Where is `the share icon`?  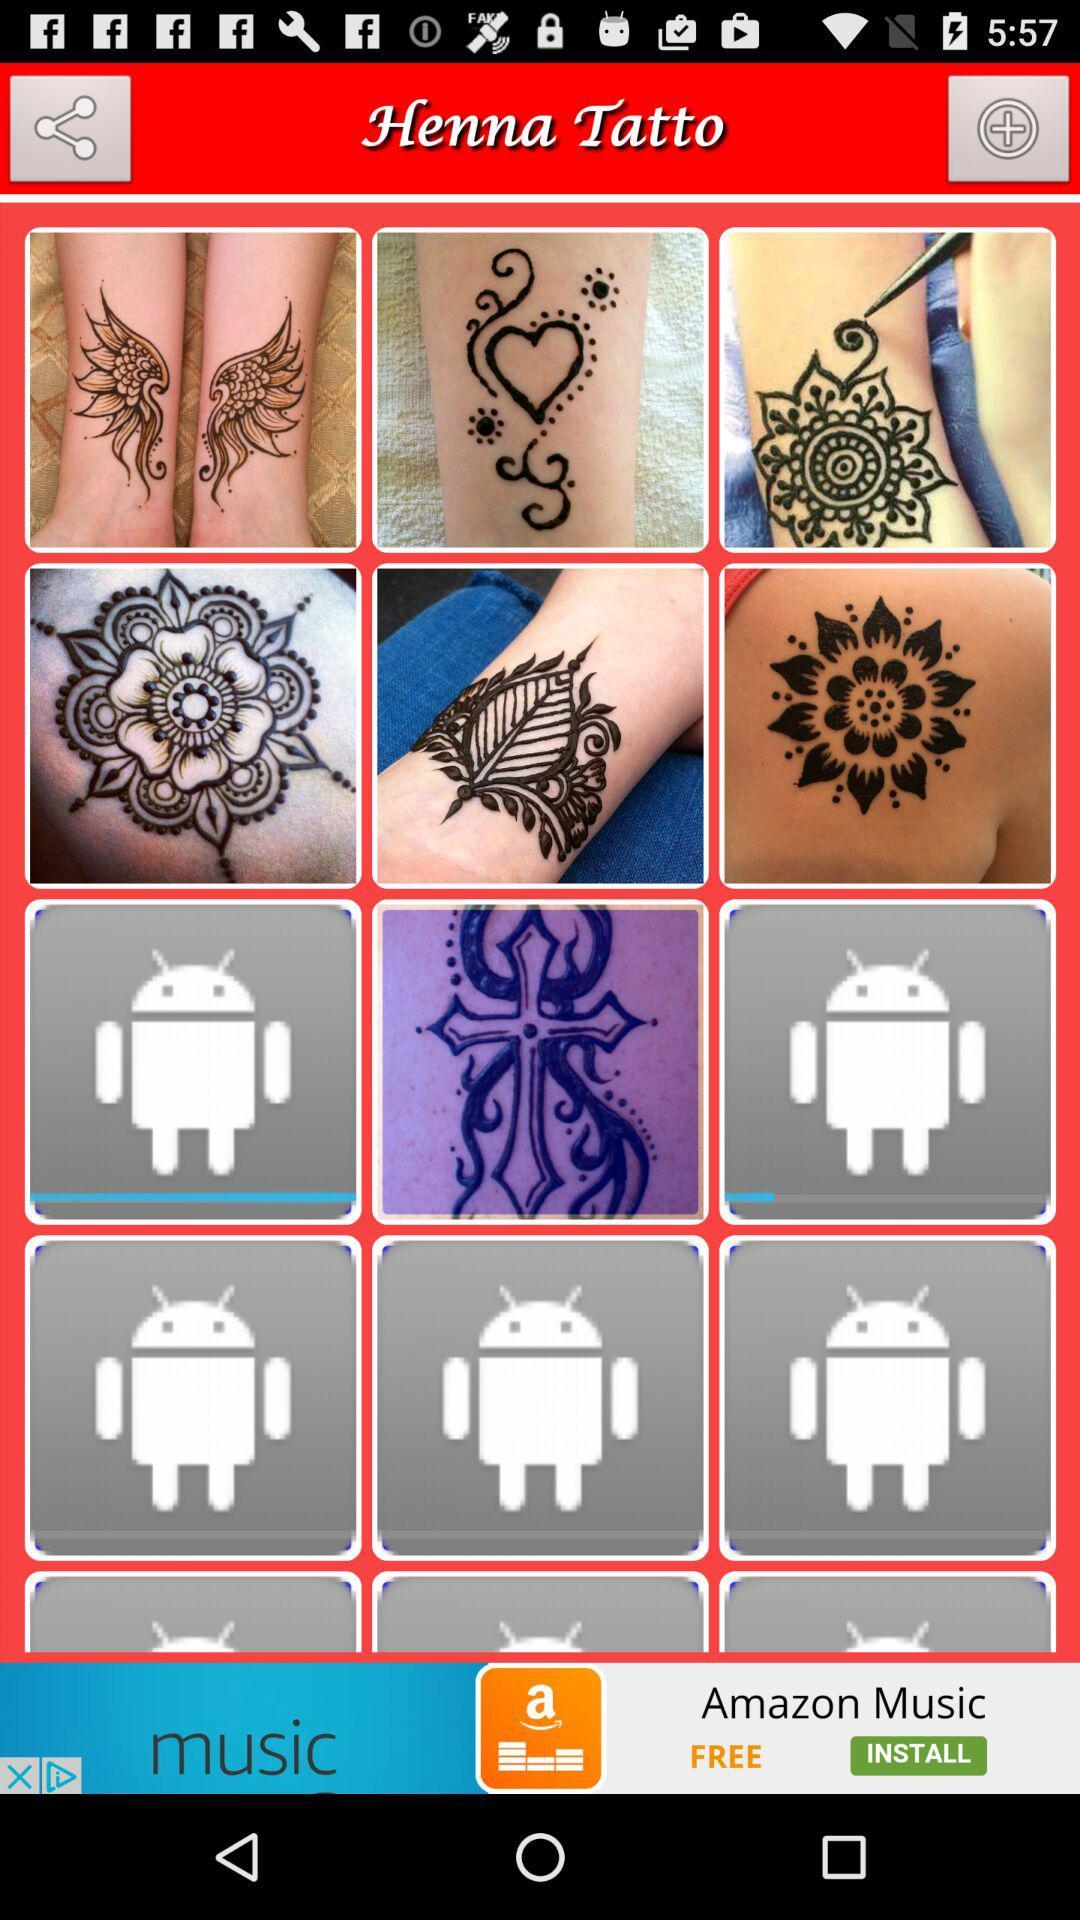 the share icon is located at coordinates (69, 141).